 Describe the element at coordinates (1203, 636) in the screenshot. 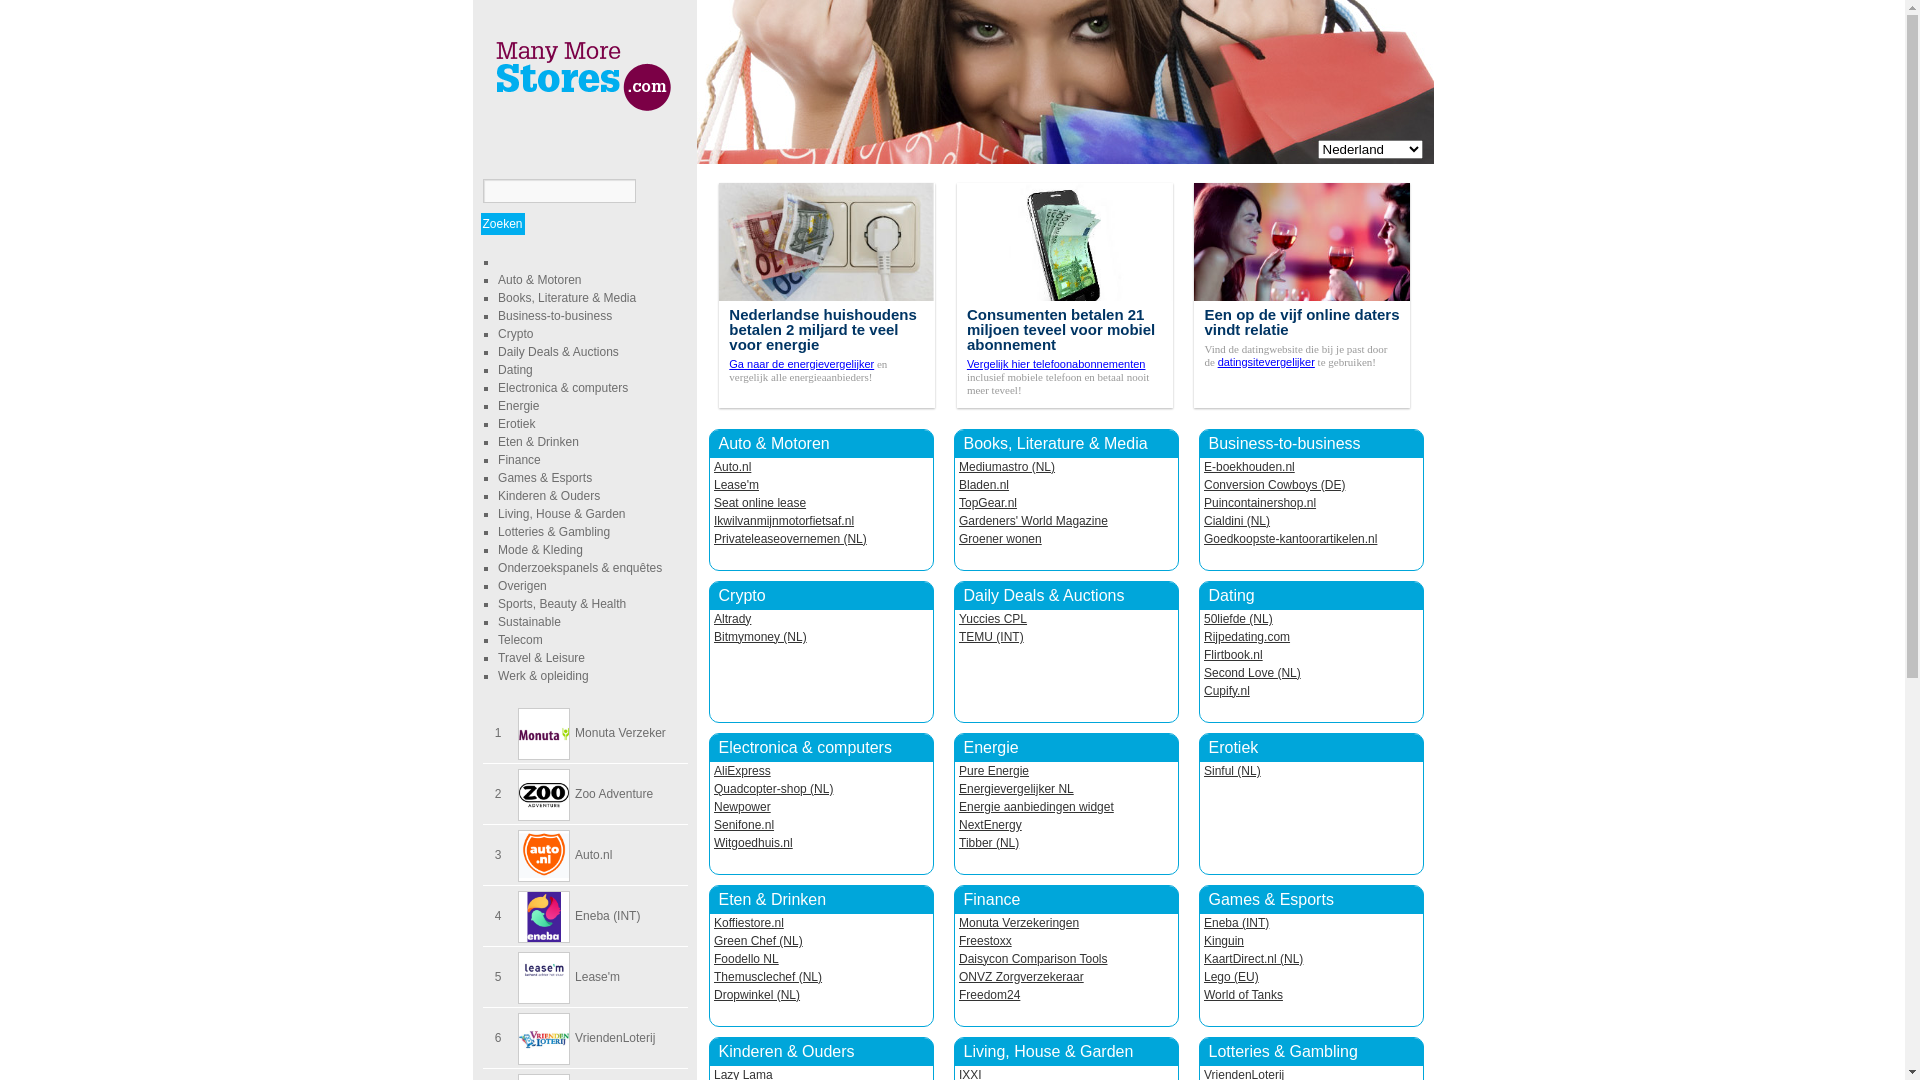

I see `'Rijpedating.com'` at that location.